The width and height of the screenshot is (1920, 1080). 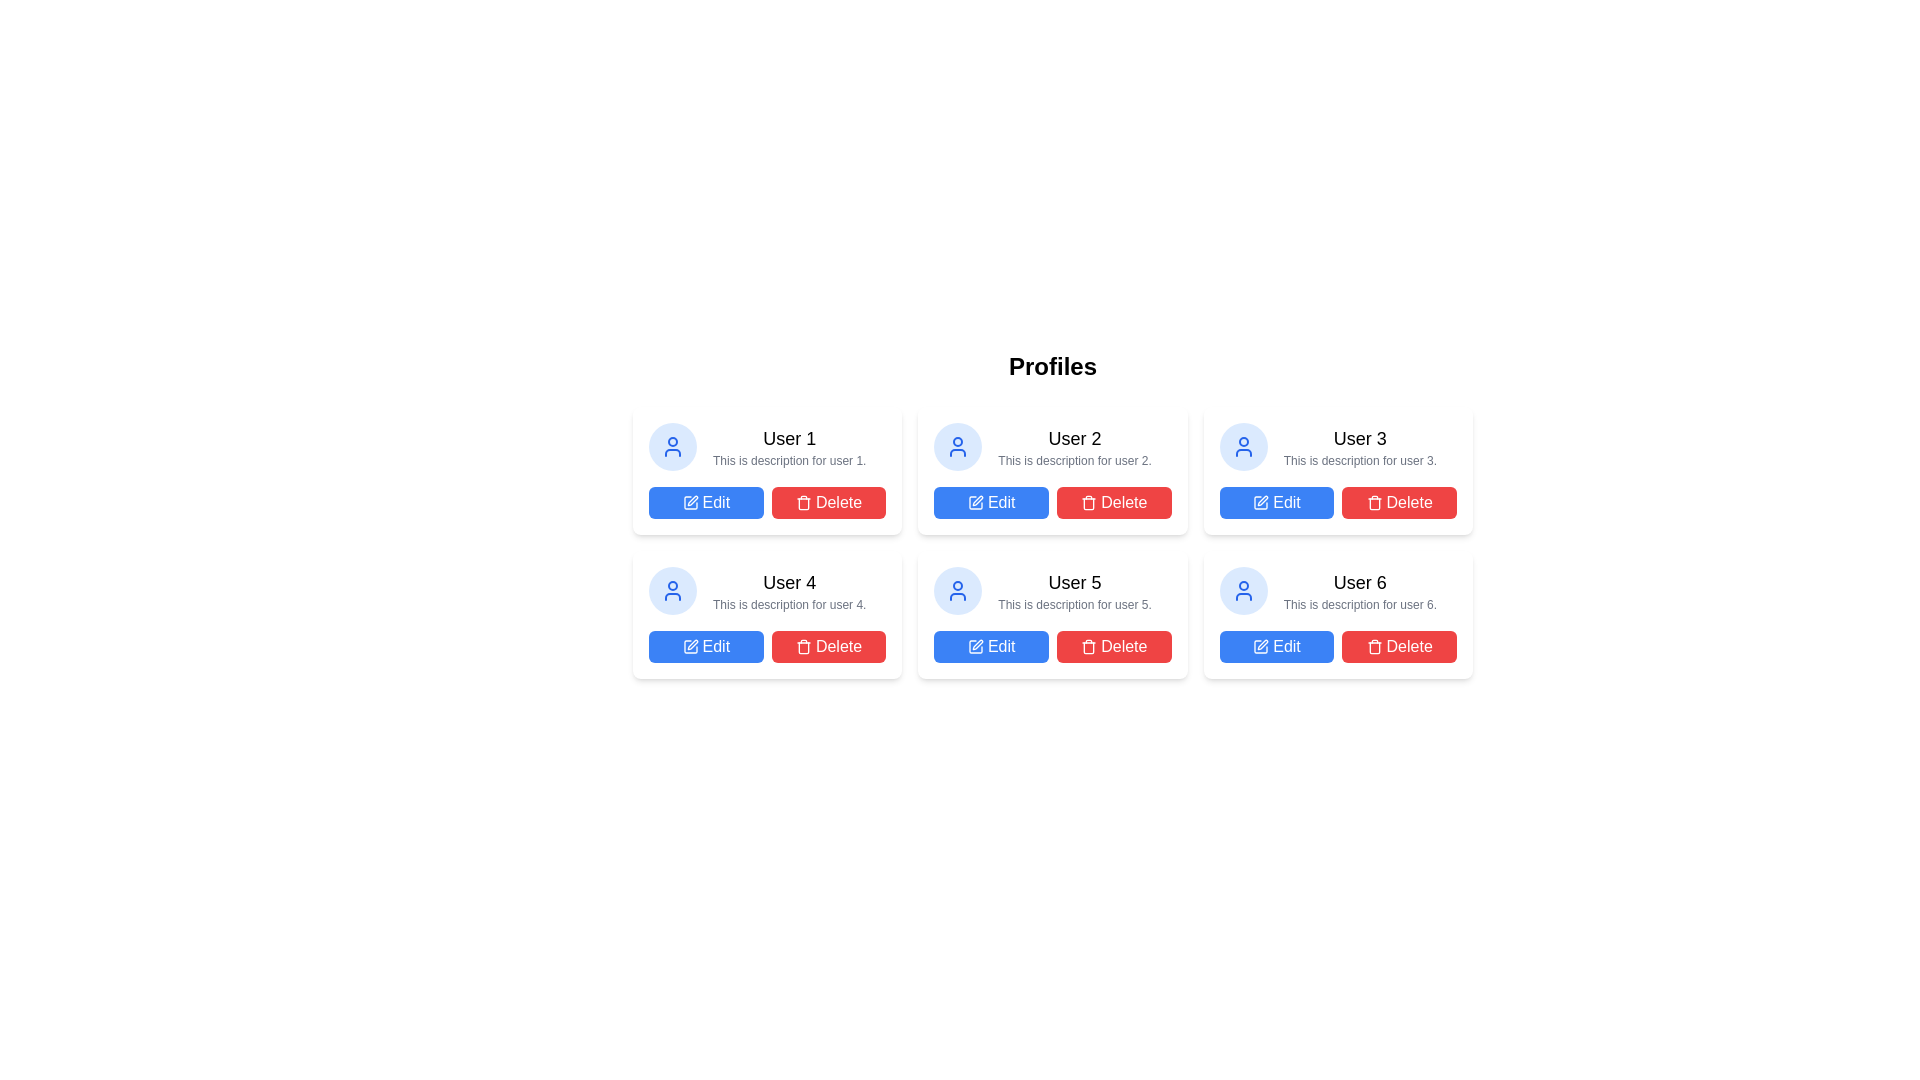 I want to click on the blue 'Edit' button with white text and a pencil icon, so click(x=991, y=501).